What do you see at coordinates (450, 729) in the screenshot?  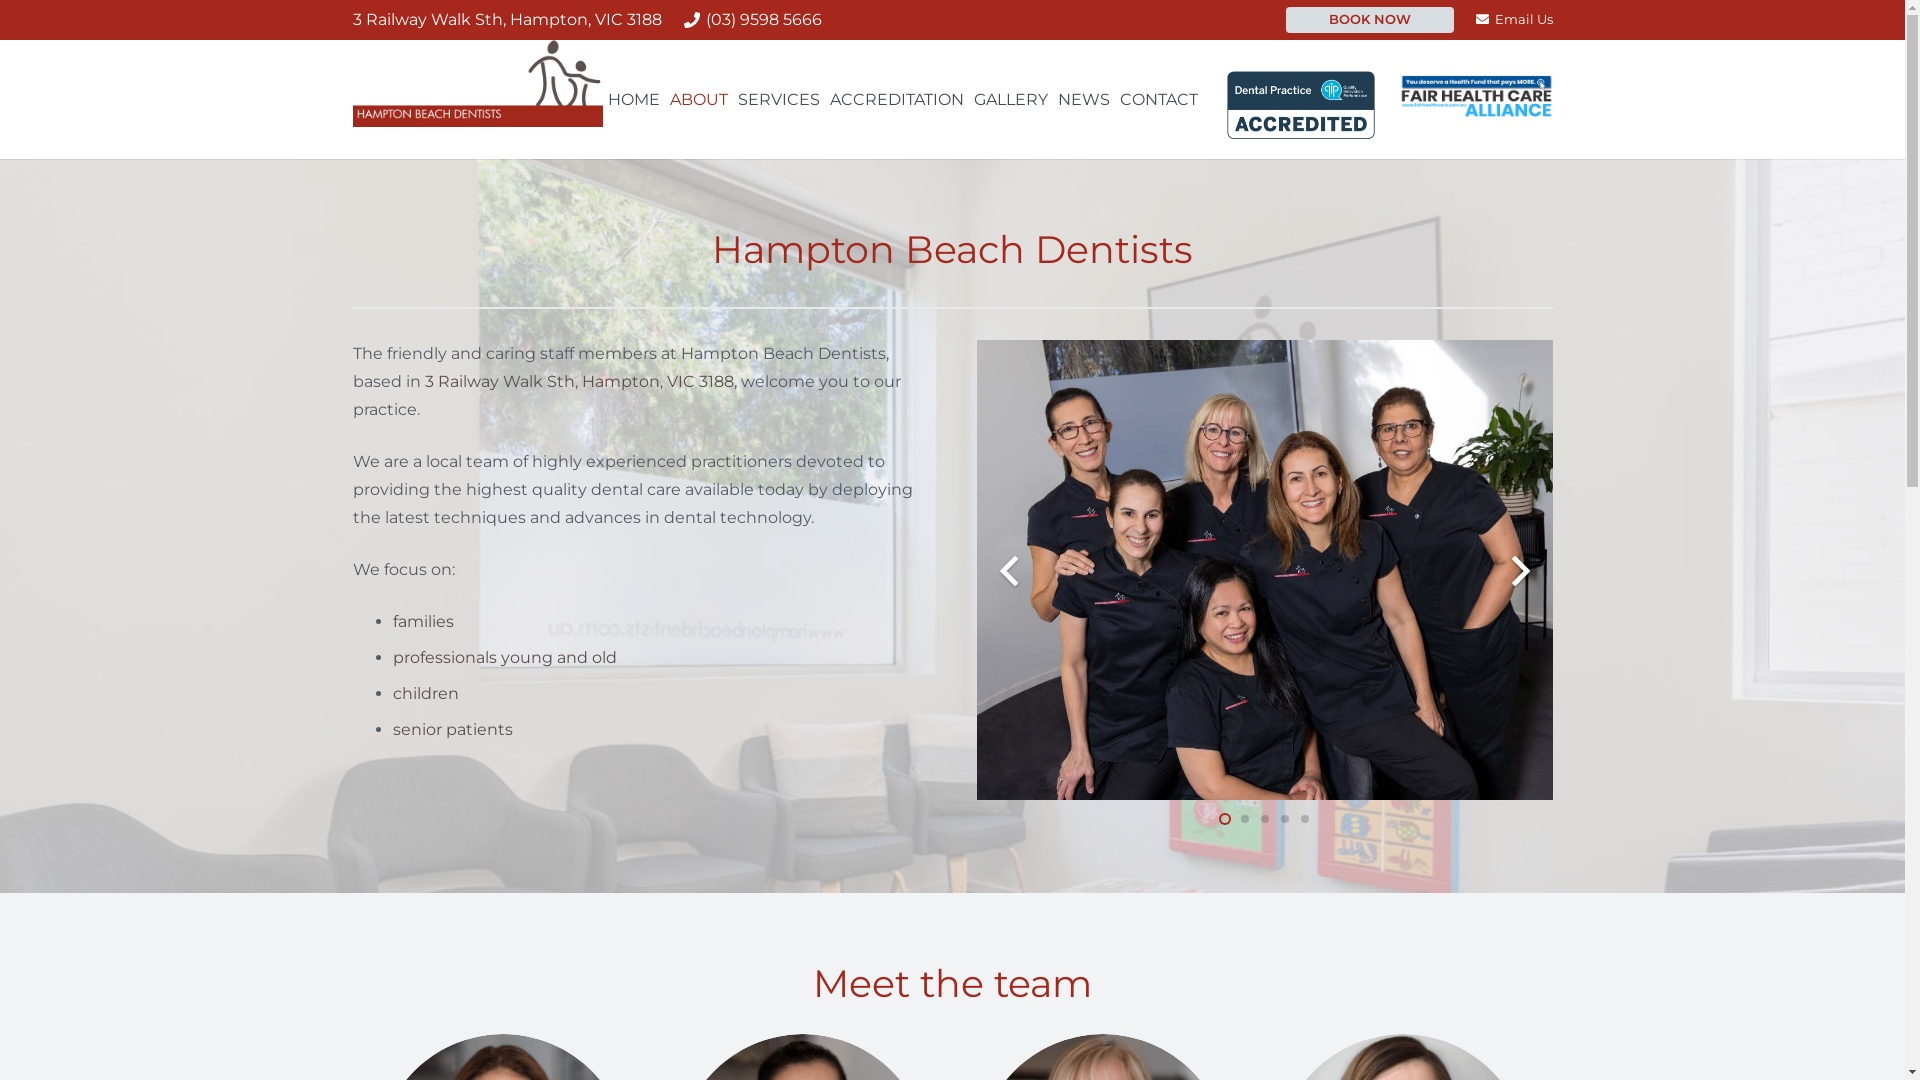 I see `'senior patients'` at bounding box center [450, 729].